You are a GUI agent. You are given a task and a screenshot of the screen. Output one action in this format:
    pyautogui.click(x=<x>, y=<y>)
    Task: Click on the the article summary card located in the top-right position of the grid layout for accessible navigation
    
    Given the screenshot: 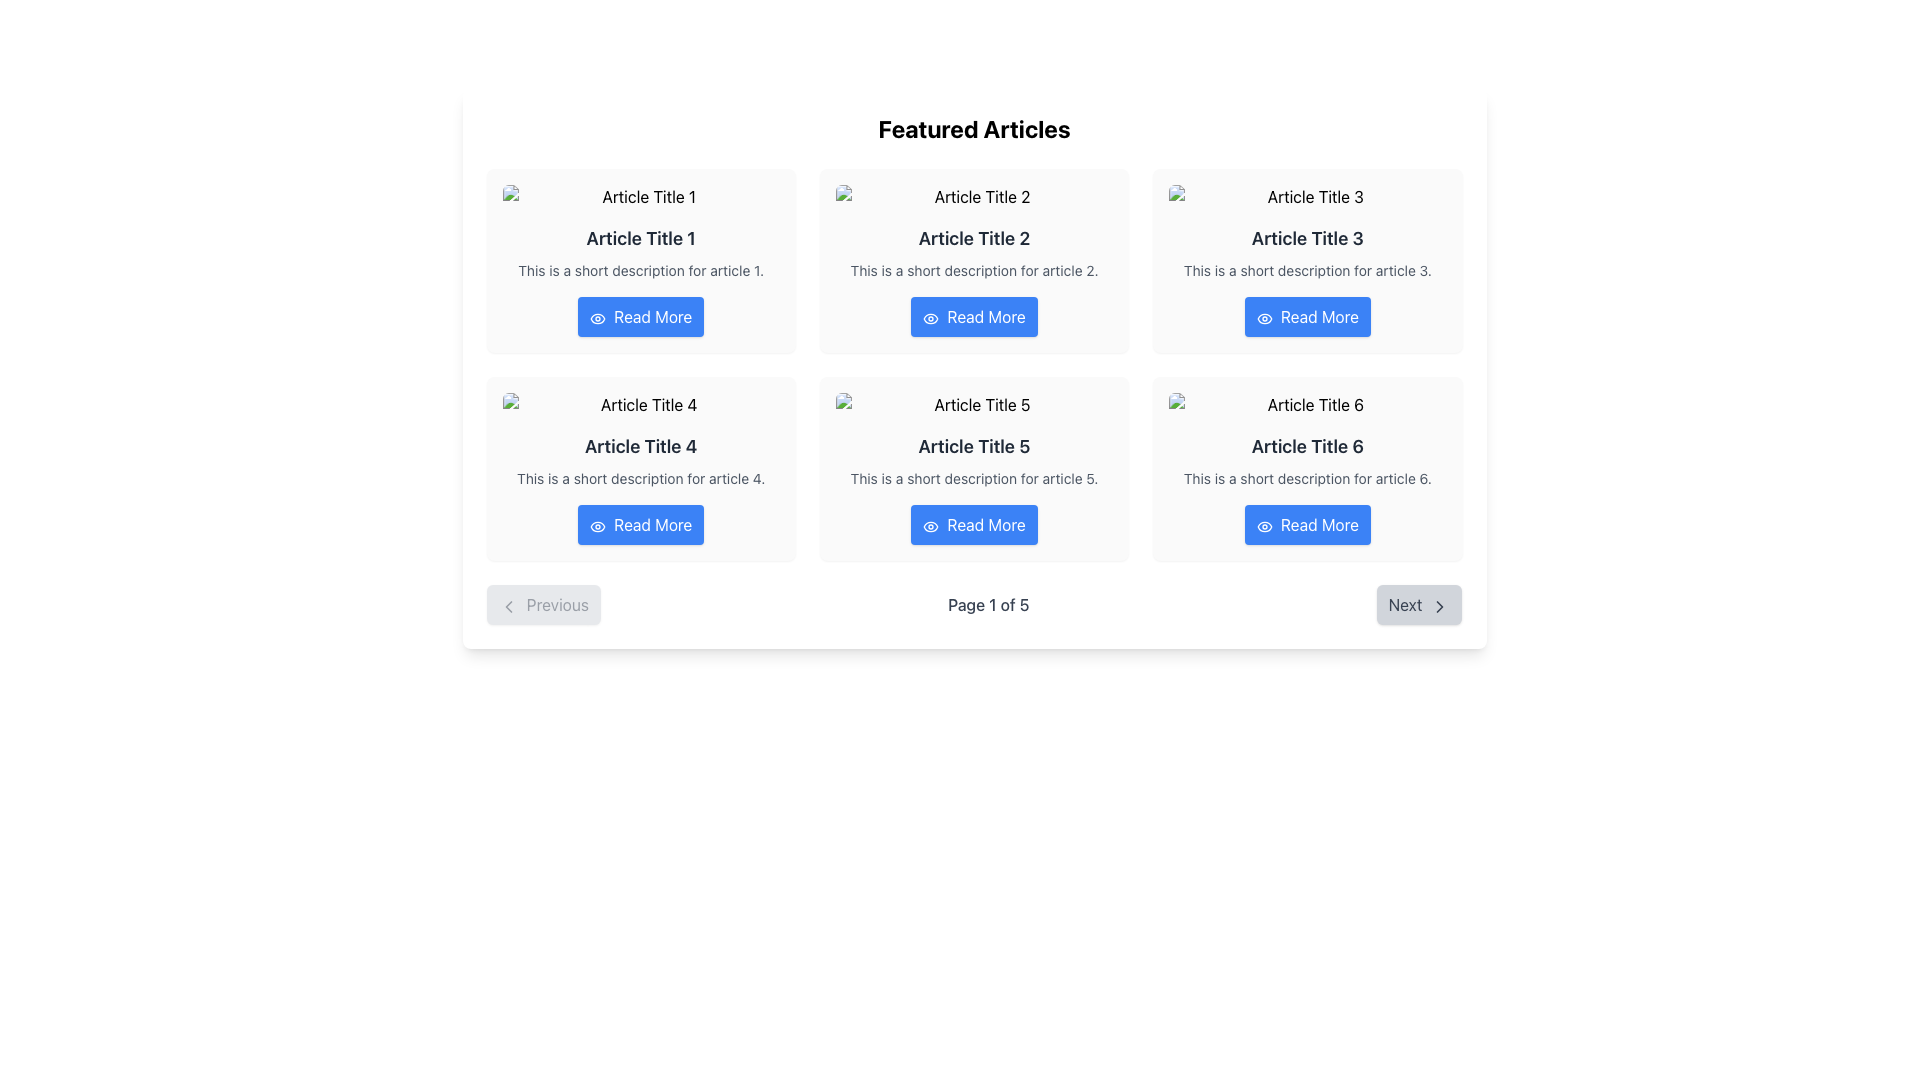 What is the action you would take?
    pyautogui.click(x=1307, y=260)
    